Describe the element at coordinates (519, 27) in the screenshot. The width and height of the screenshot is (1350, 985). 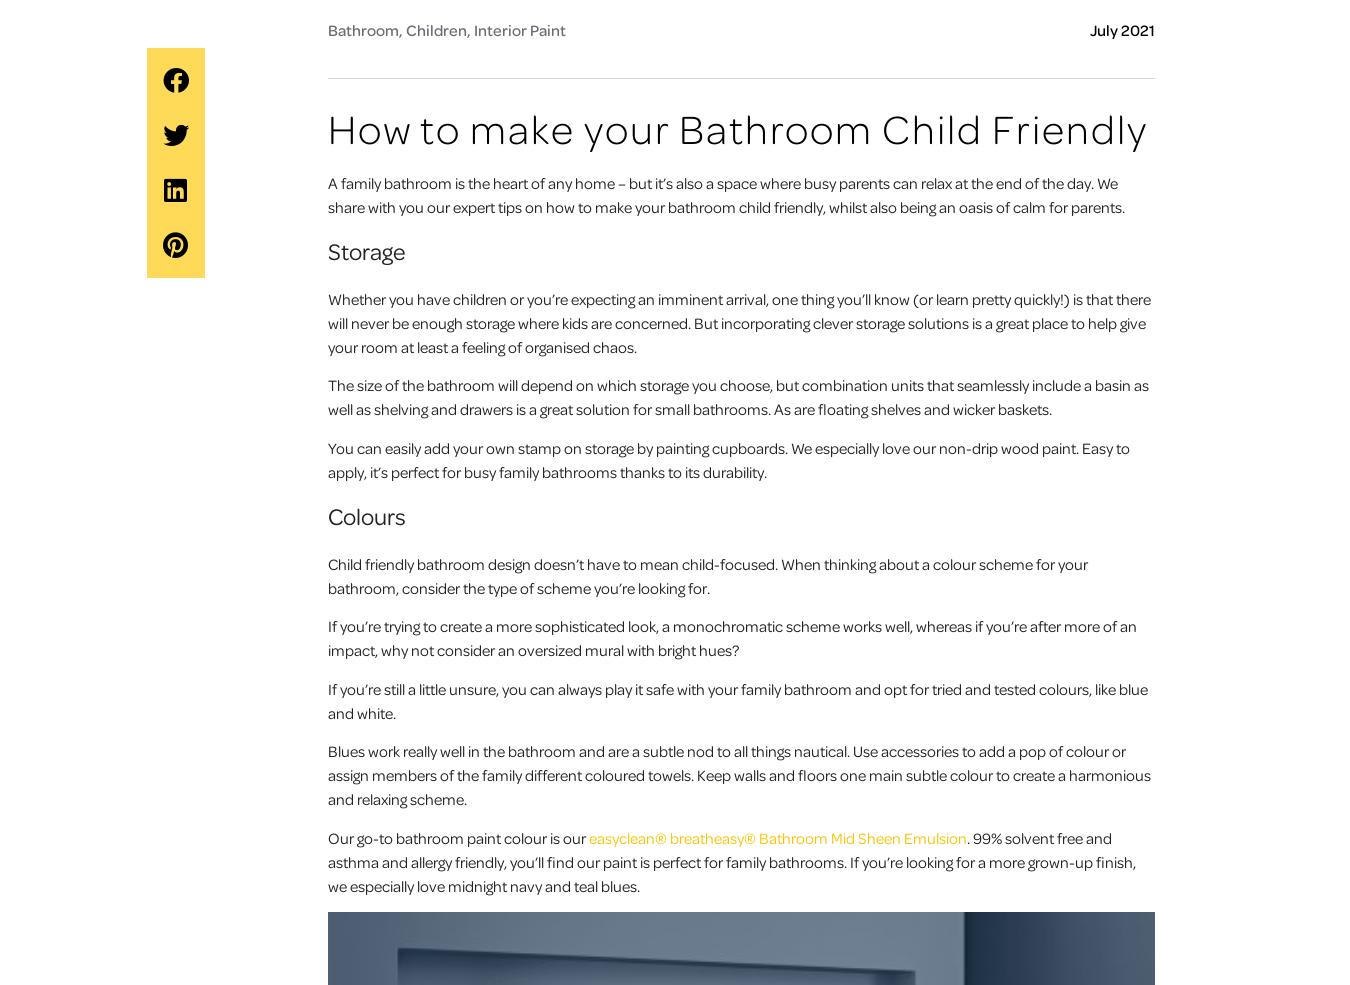
I see `'Interior Paint'` at that location.